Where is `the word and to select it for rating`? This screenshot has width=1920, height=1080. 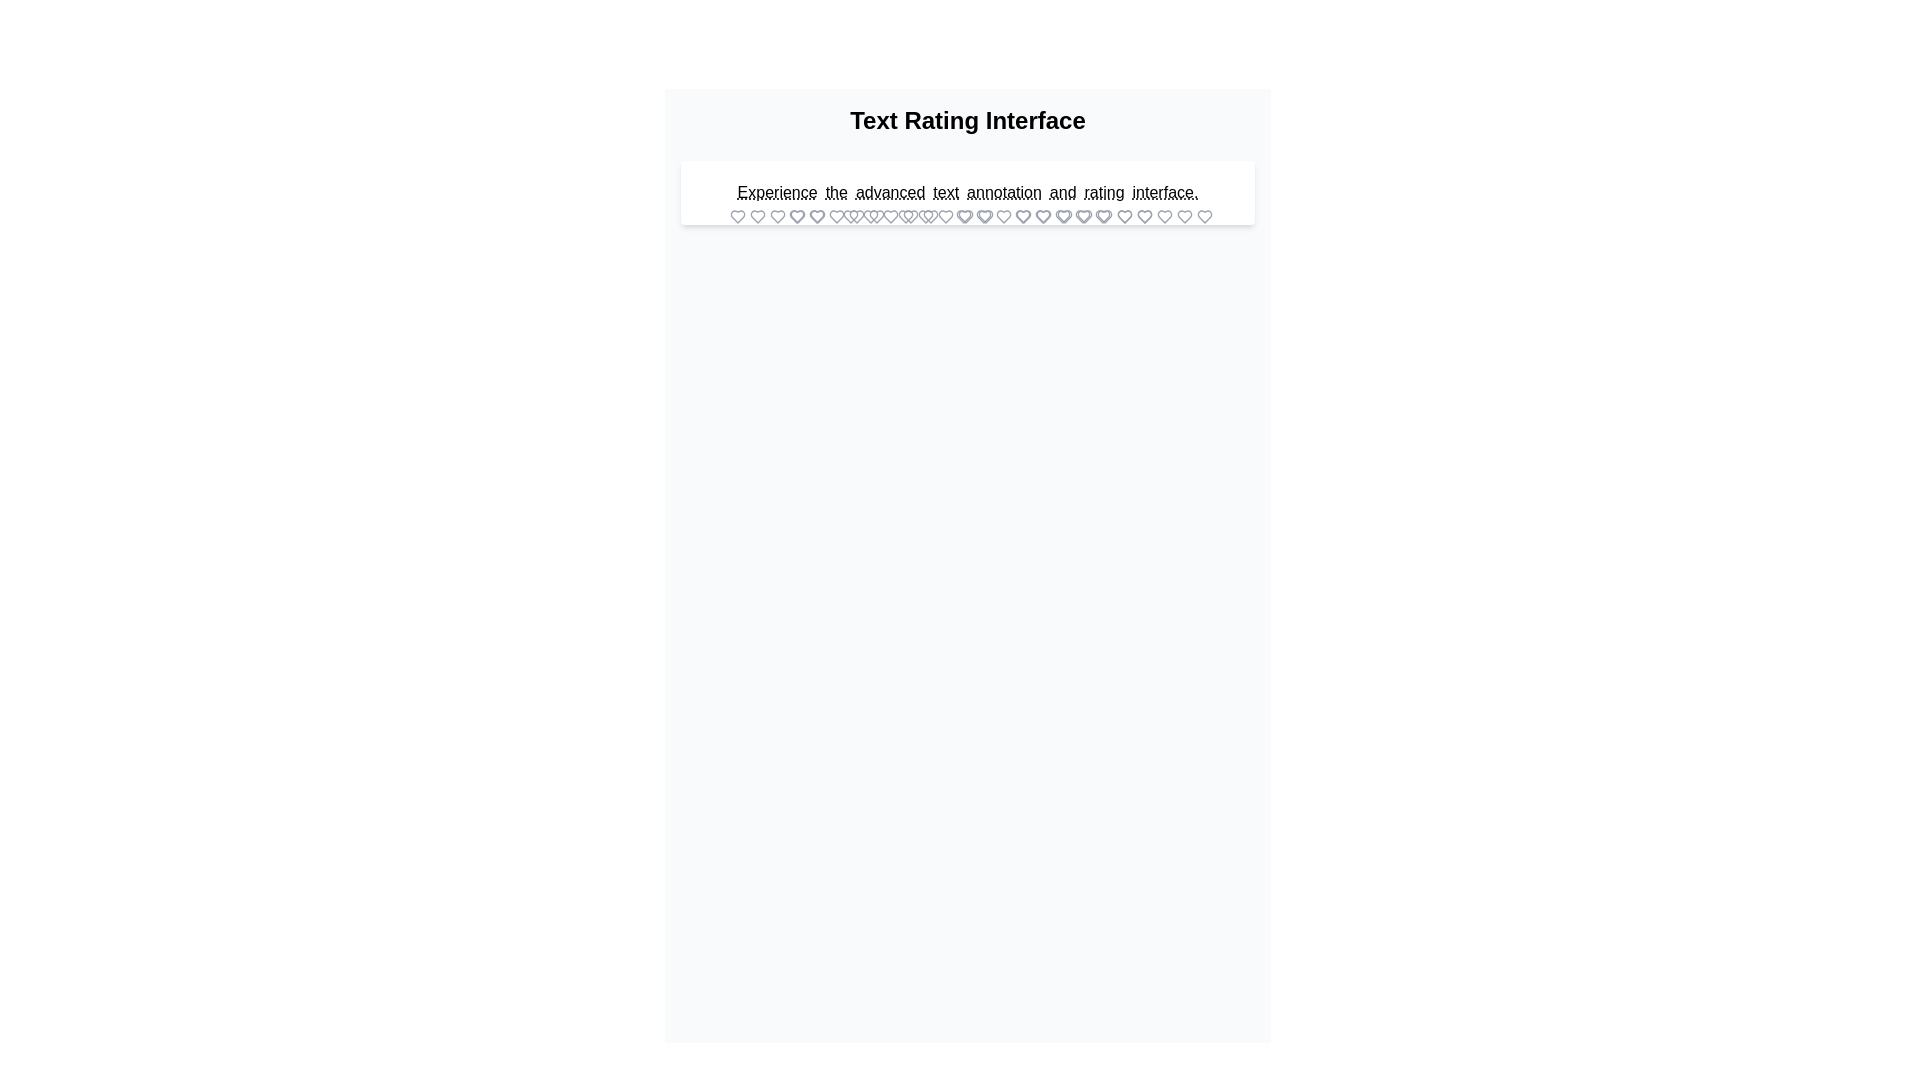 the word and to select it for rating is located at coordinates (1062, 192).